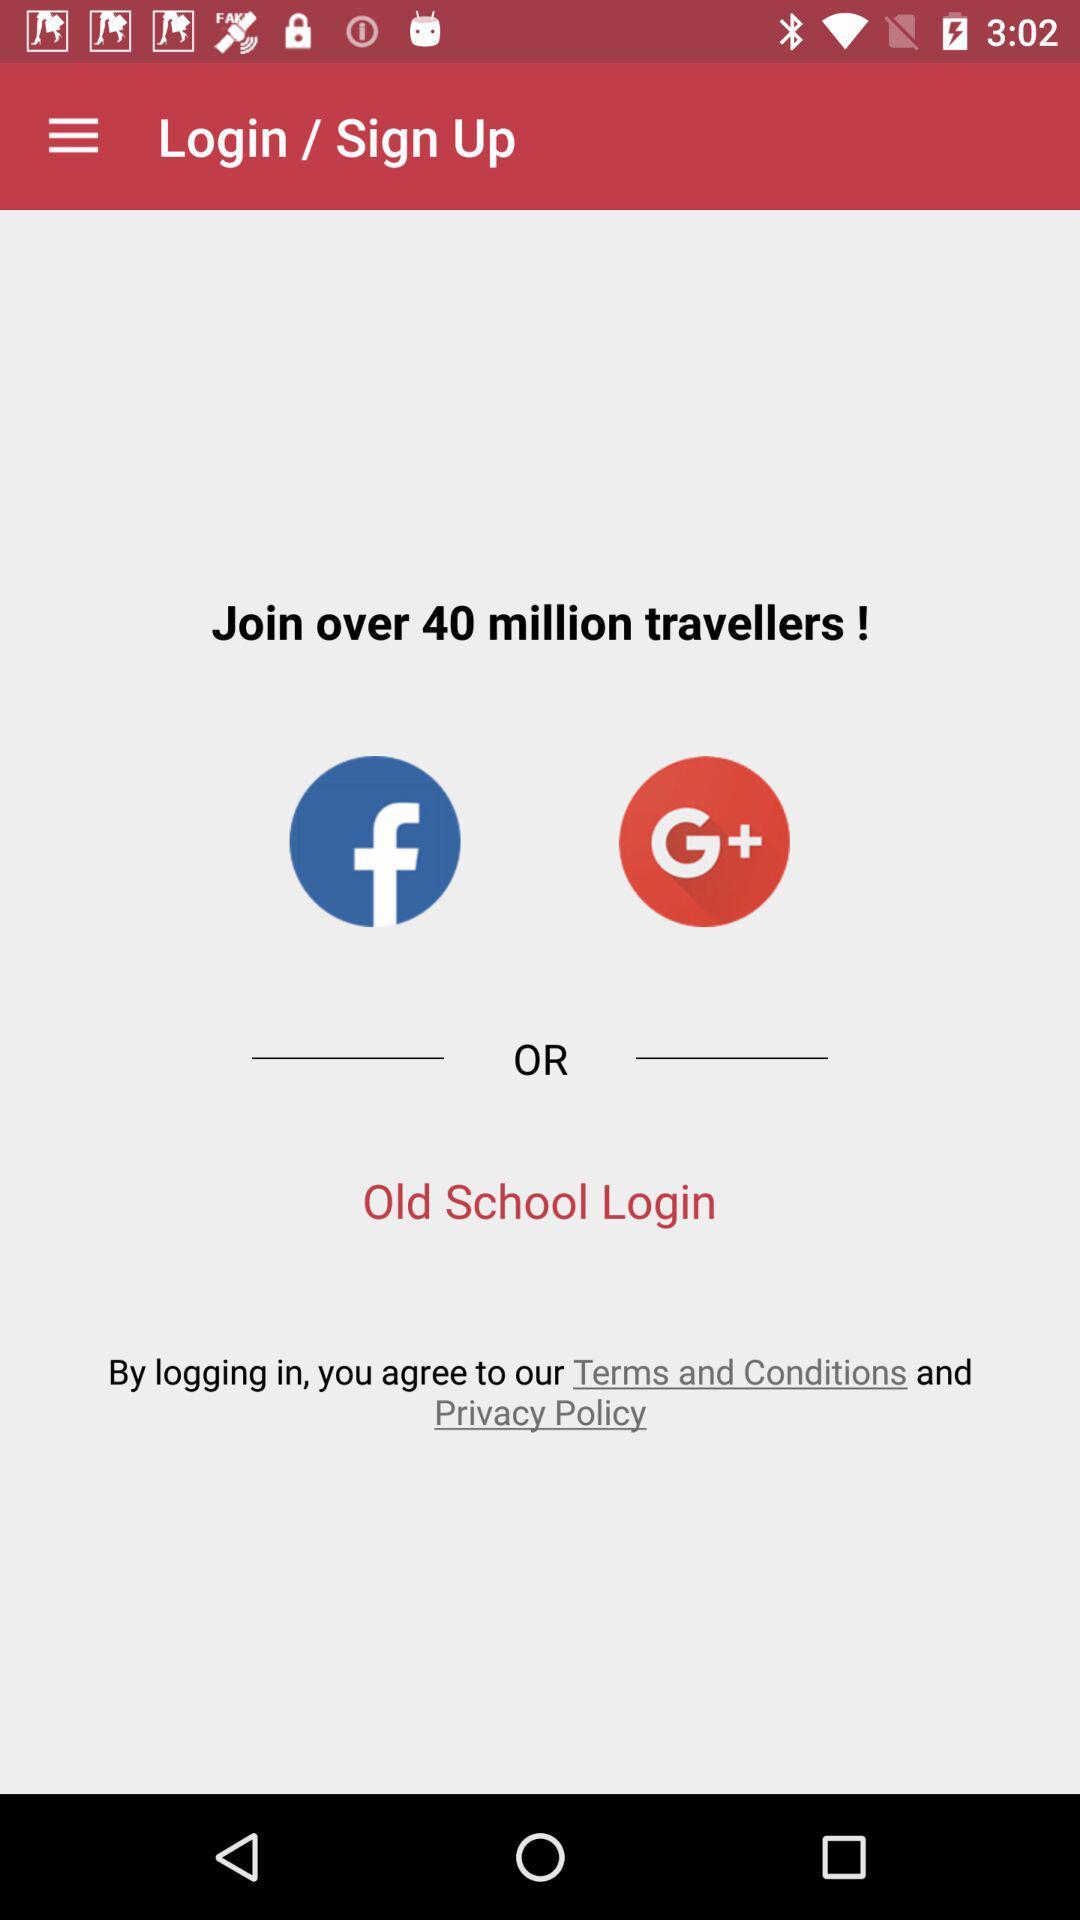 The width and height of the screenshot is (1080, 1920). I want to click on the item above the by logging in item, so click(538, 1200).